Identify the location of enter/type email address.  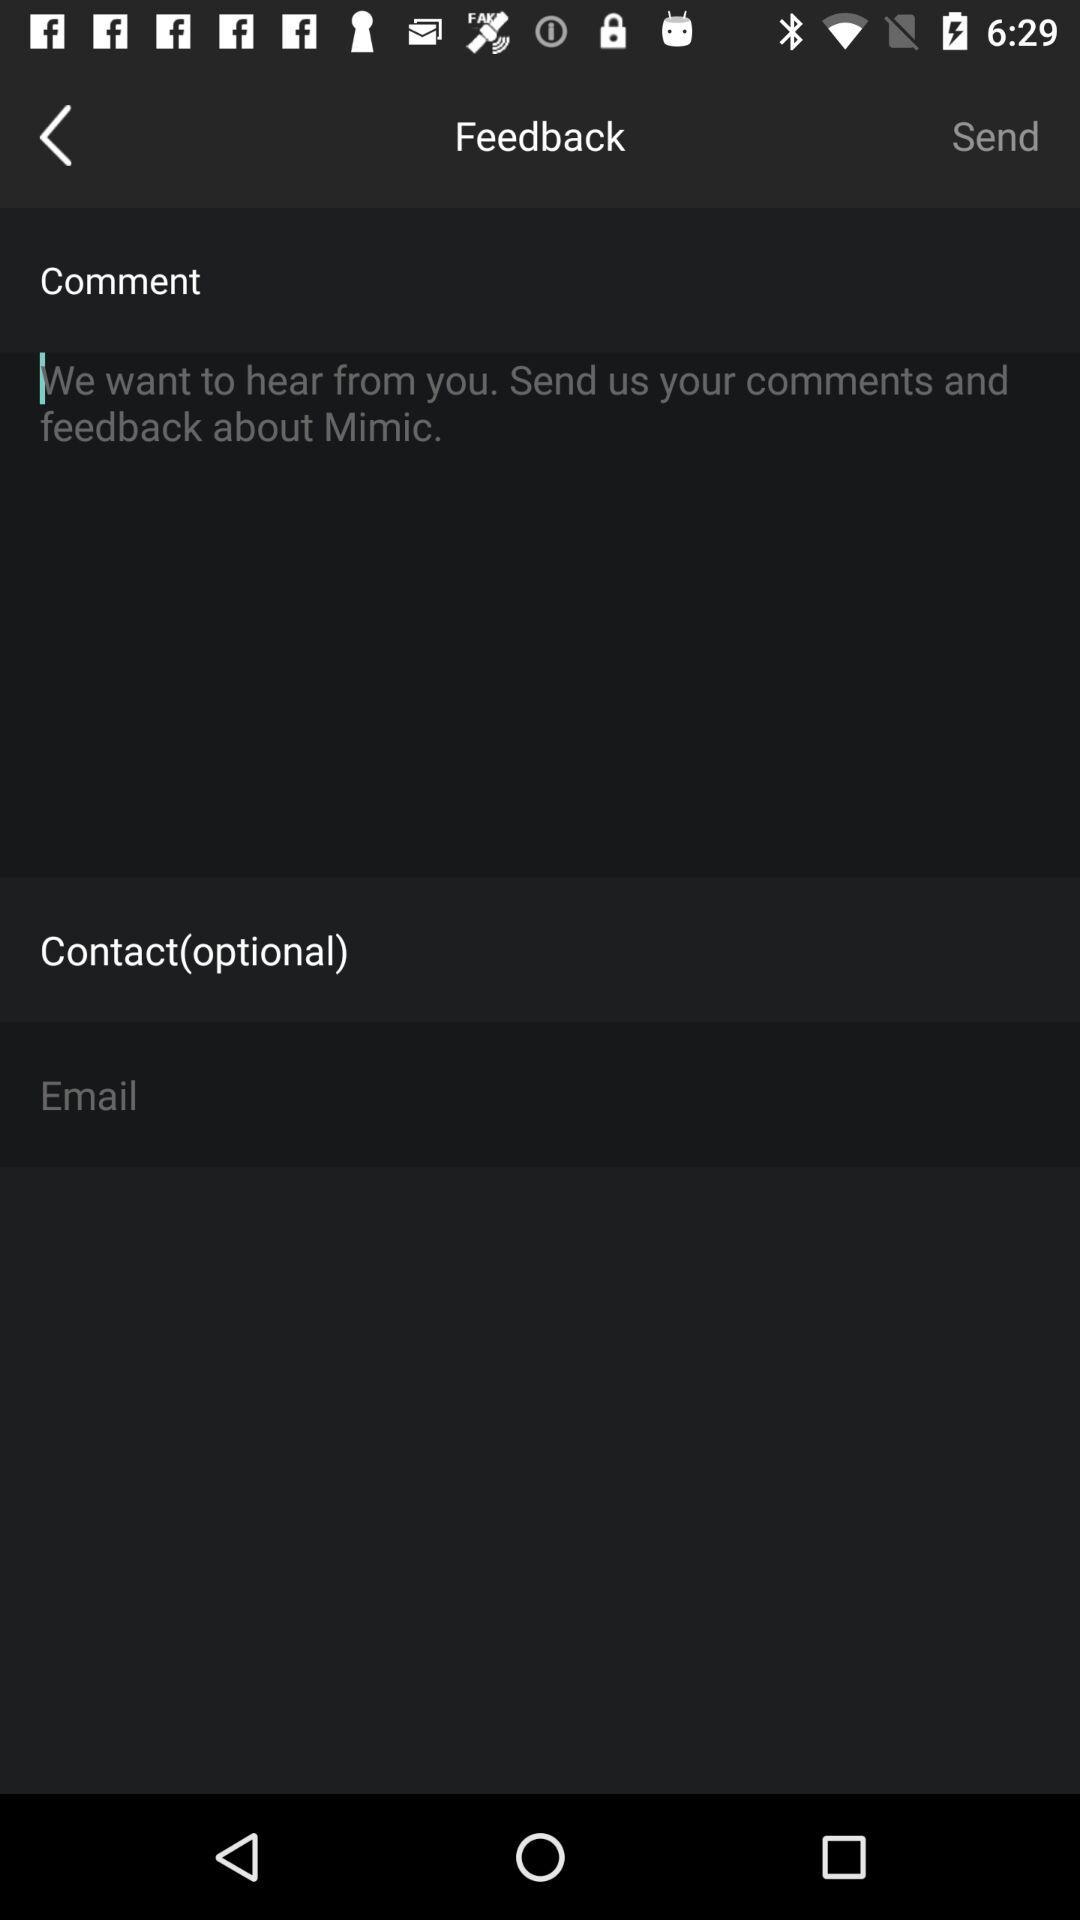
(540, 1093).